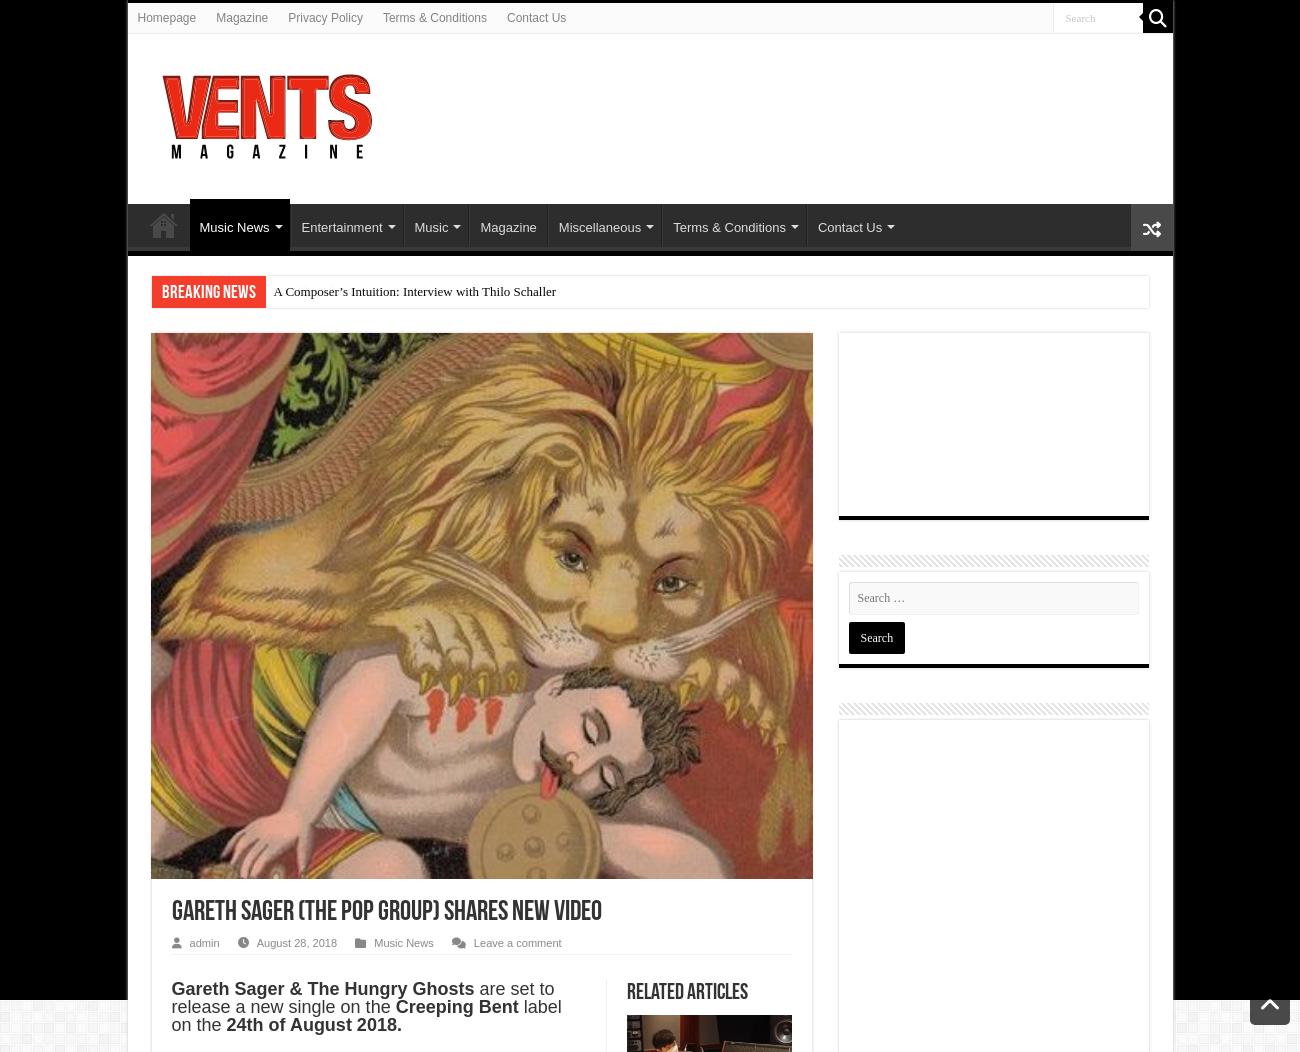 This screenshot has width=1300, height=1052. Describe the element at coordinates (203, 942) in the screenshot. I see `'admin'` at that location.